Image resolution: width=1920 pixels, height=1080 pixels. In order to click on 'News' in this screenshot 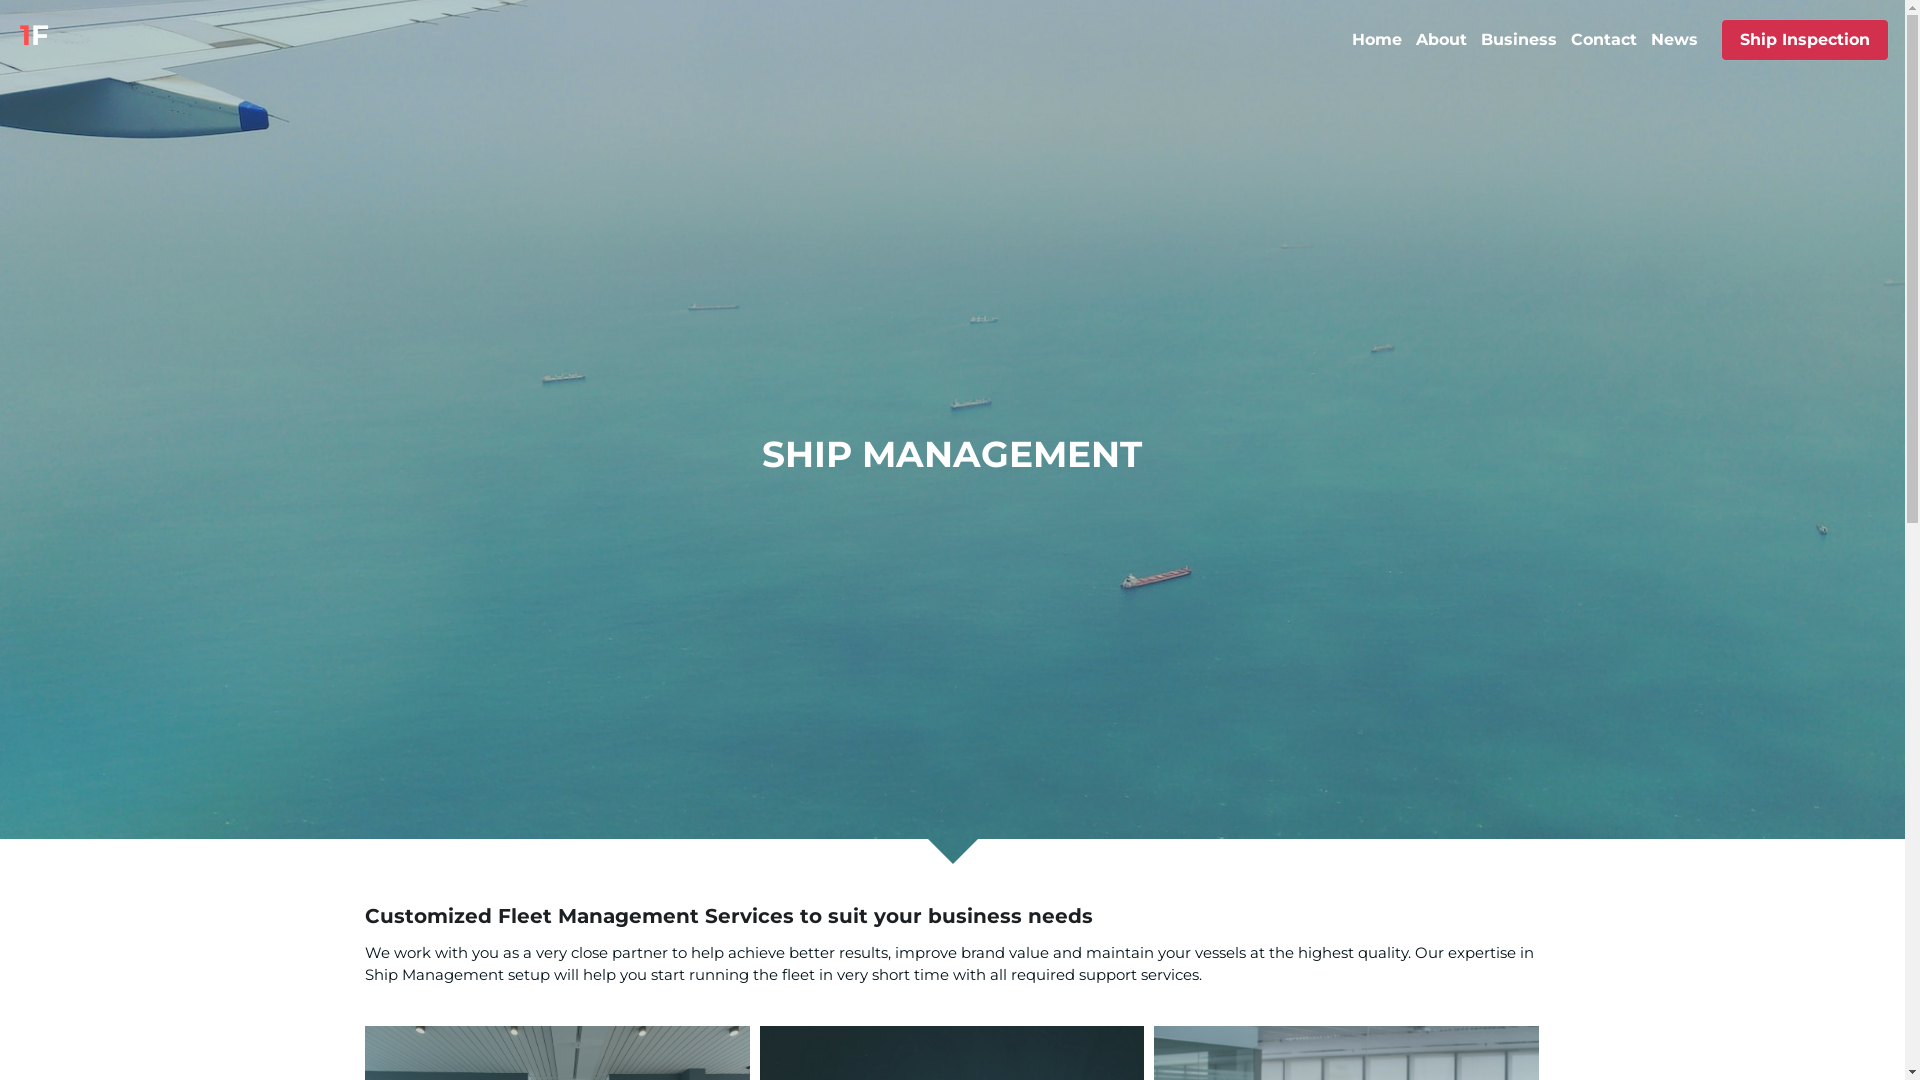, I will do `click(1674, 39)`.